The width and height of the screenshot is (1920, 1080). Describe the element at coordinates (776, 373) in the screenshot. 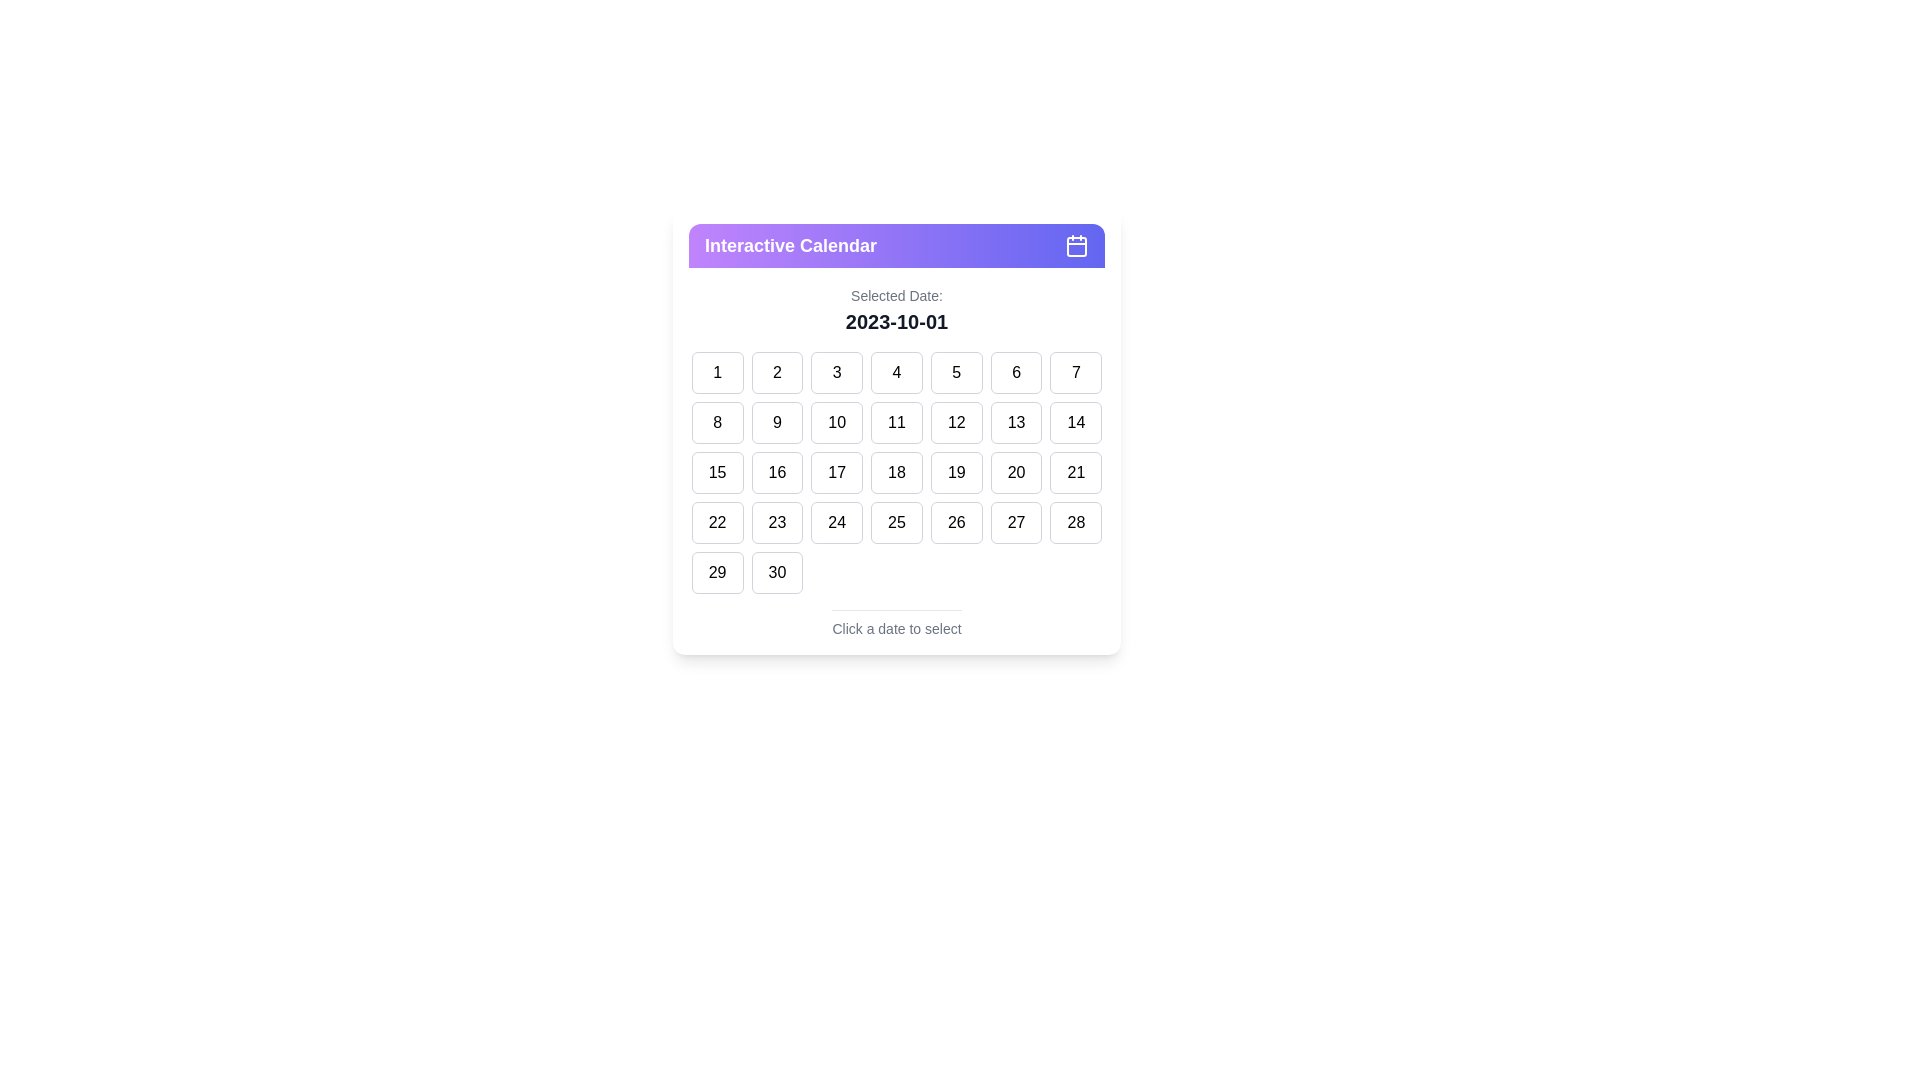

I see `the date selection button for '2' in the calendar to change its background color` at that location.